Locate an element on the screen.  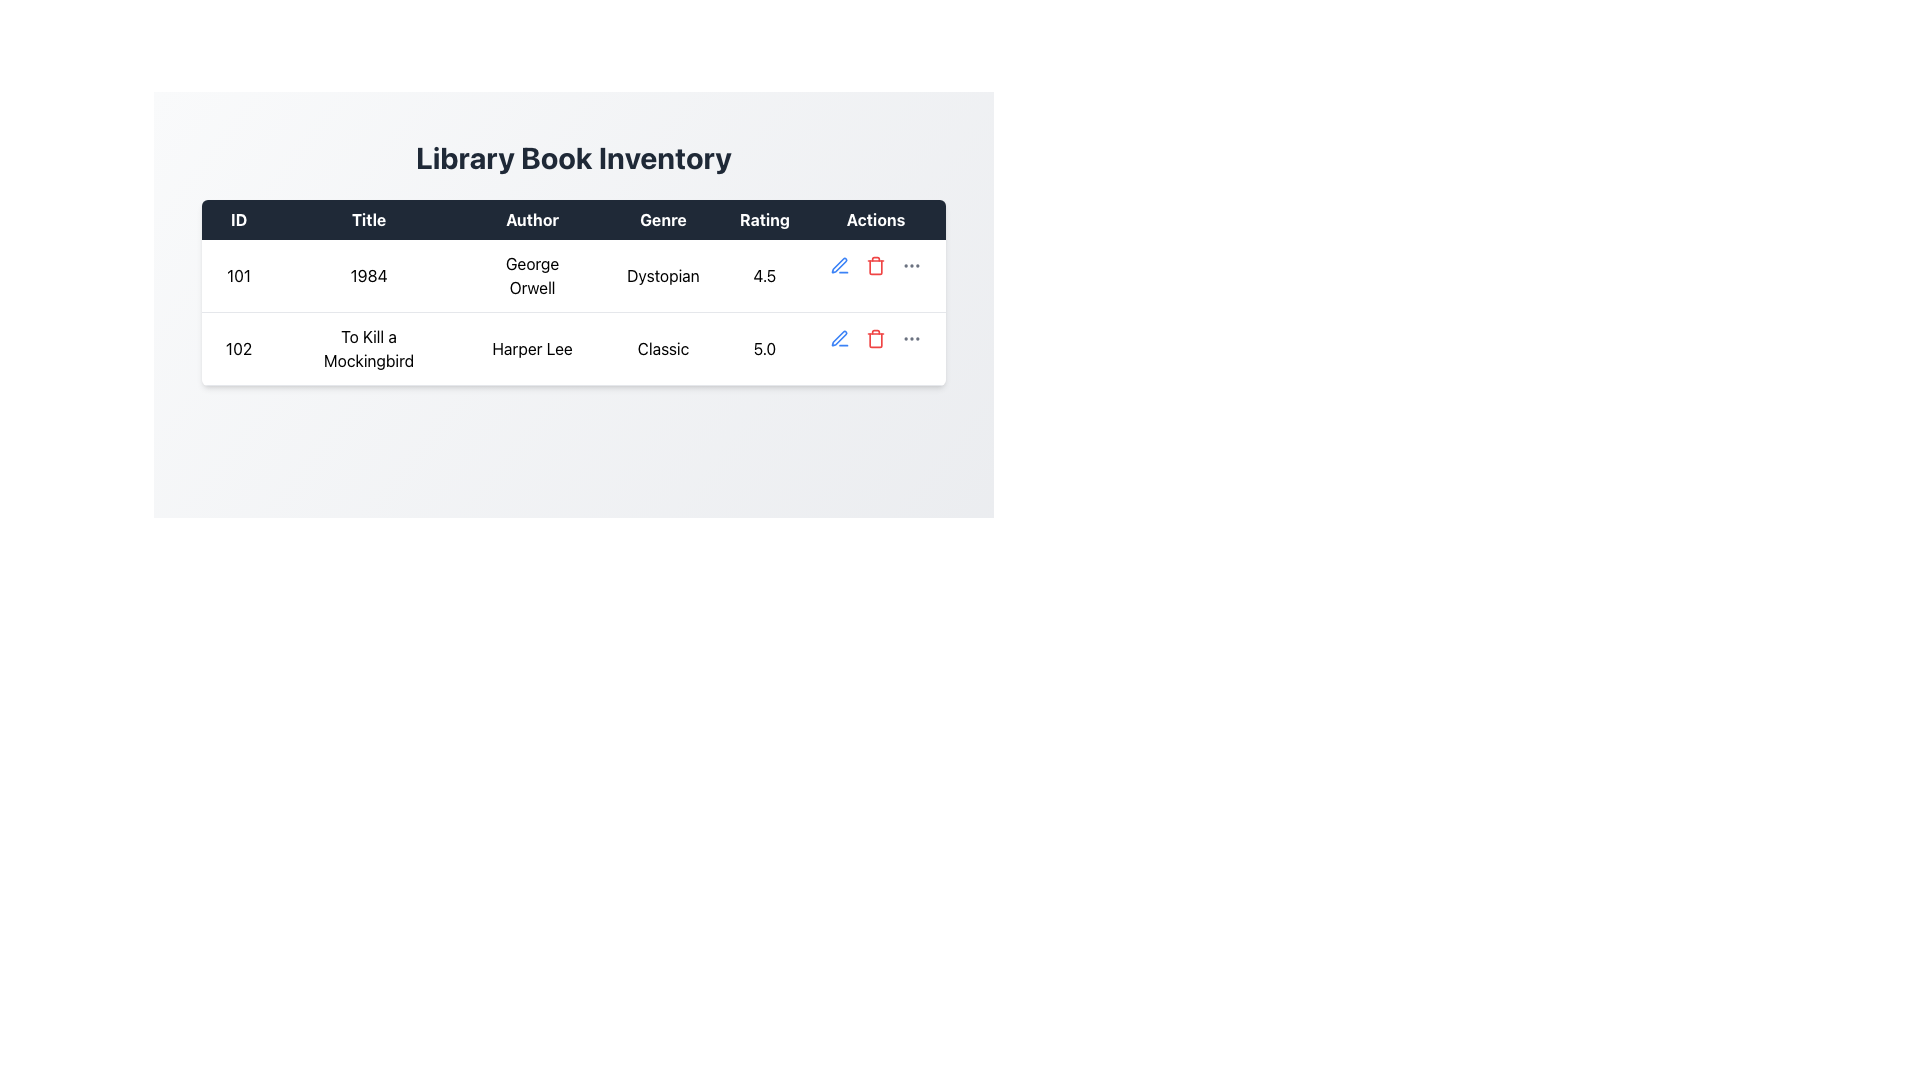
the label in the table that indicates the name of a book, located in the second column of the first row under the 'Title' header, next to the cell containing '101' is located at coordinates (369, 276).